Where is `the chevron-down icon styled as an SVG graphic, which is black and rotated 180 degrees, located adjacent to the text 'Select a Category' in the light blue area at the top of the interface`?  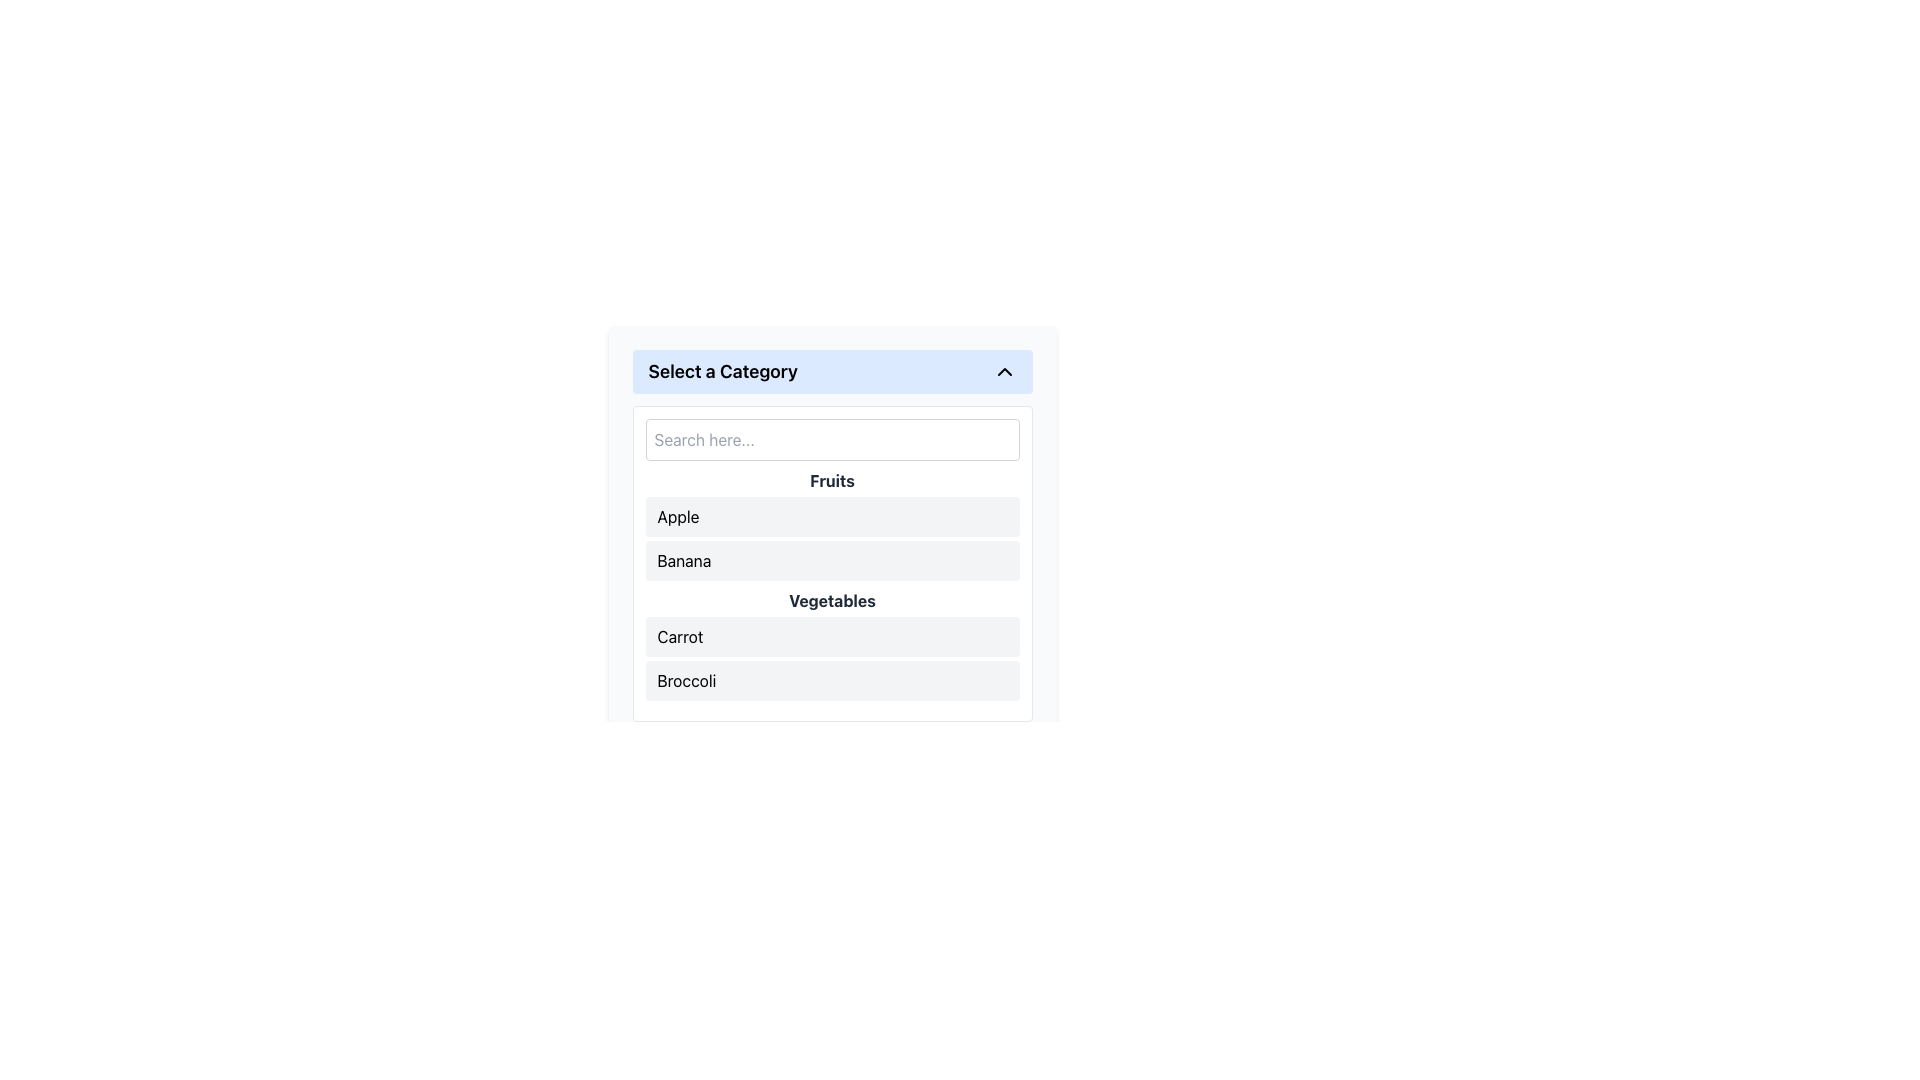 the chevron-down icon styled as an SVG graphic, which is black and rotated 180 degrees, located adjacent to the text 'Select a Category' in the light blue area at the top of the interface is located at coordinates (1004, 371).